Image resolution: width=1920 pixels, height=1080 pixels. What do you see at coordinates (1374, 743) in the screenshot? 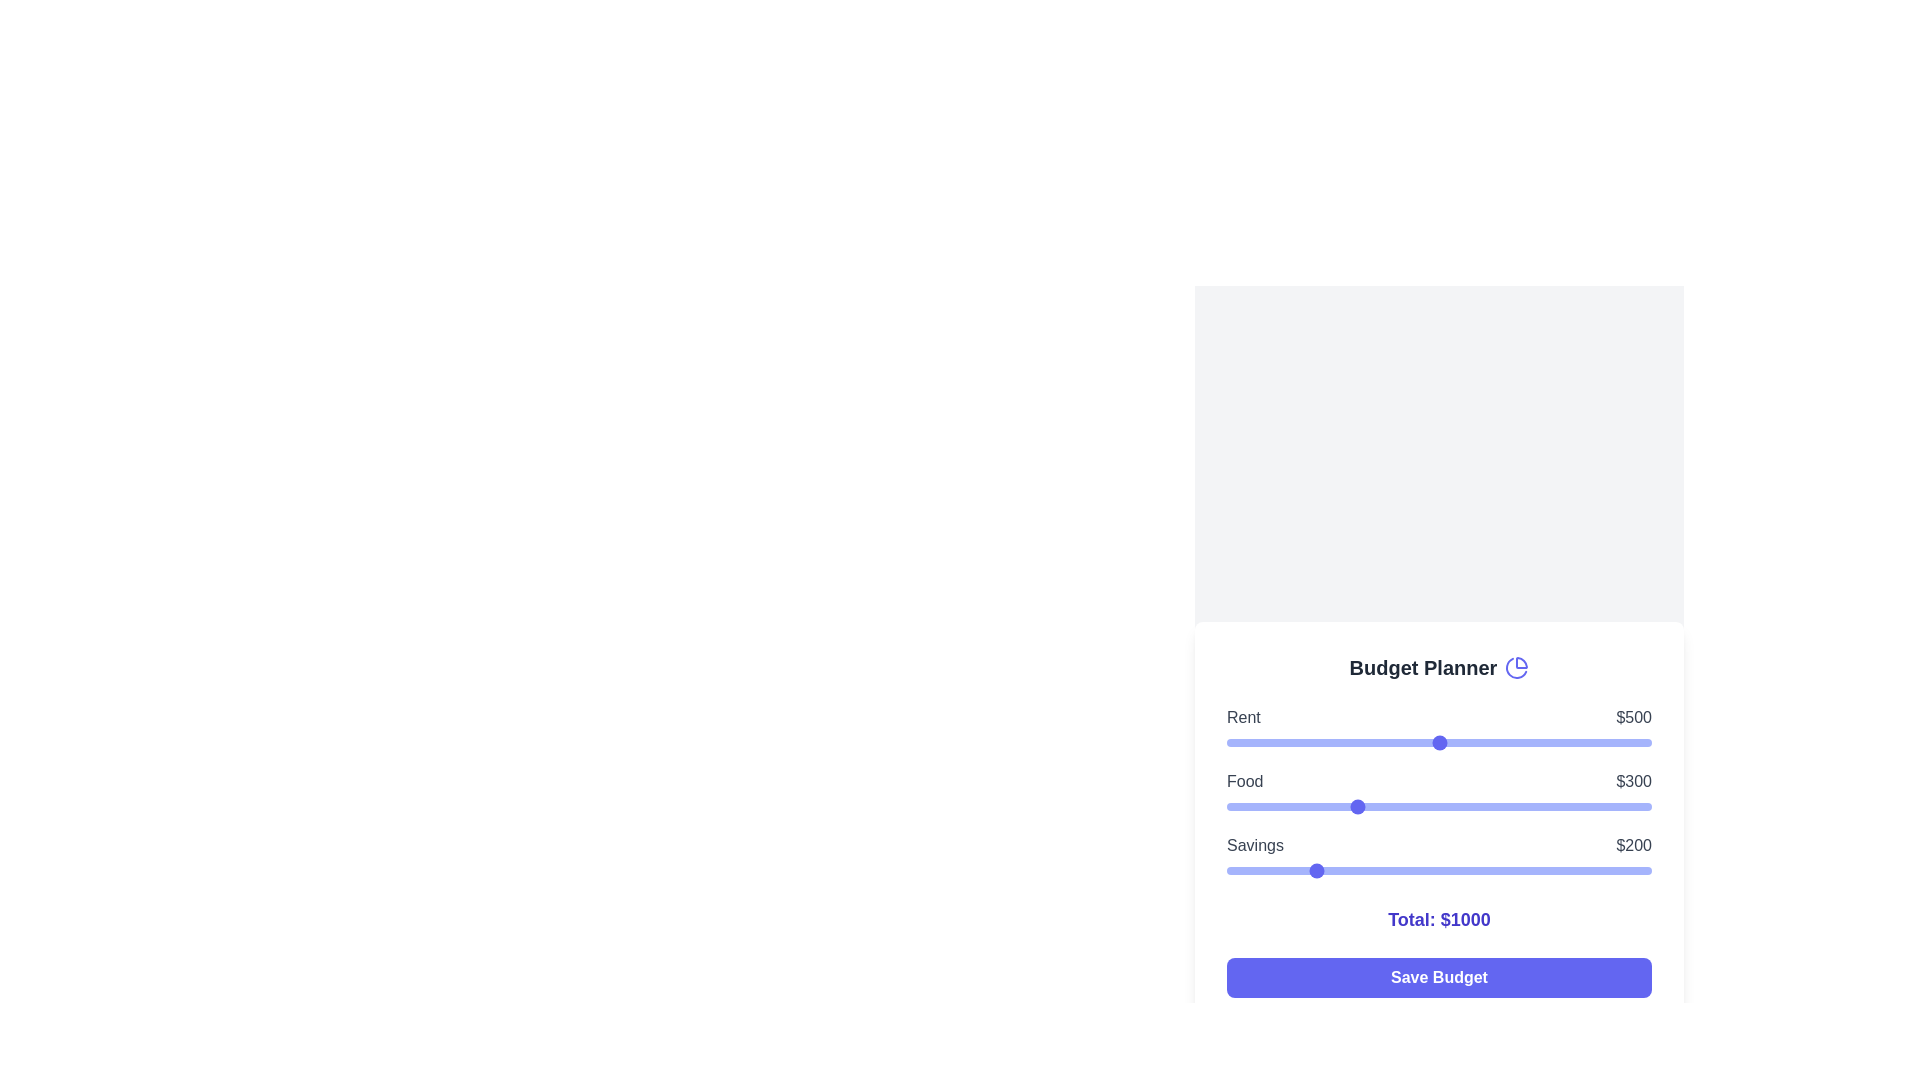
I see `the rent budget slider to 350` at bounding box center [1374, 743].